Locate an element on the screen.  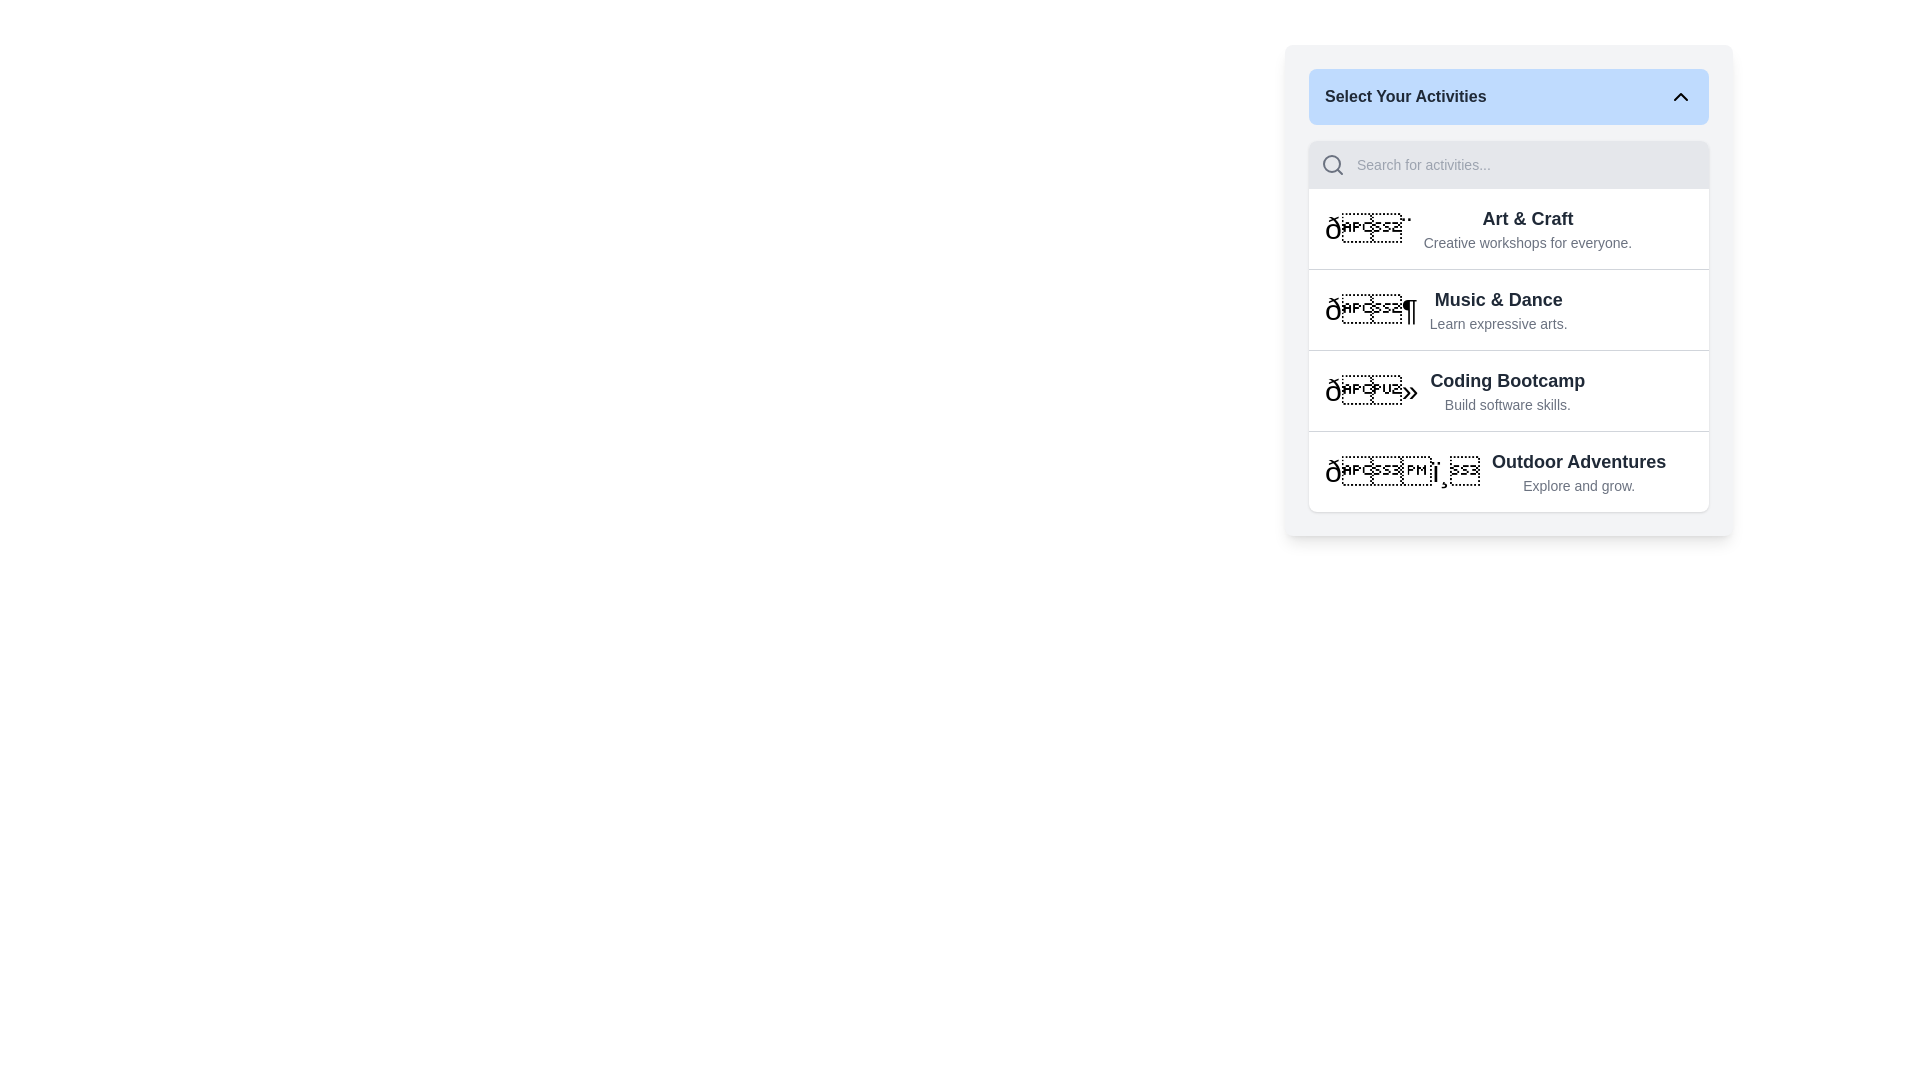
text label that says 'Explore and grow.' which is styled in light gray and positioned under the 'Outdoor Adventures' heading is located at coordinates (1578, 486).